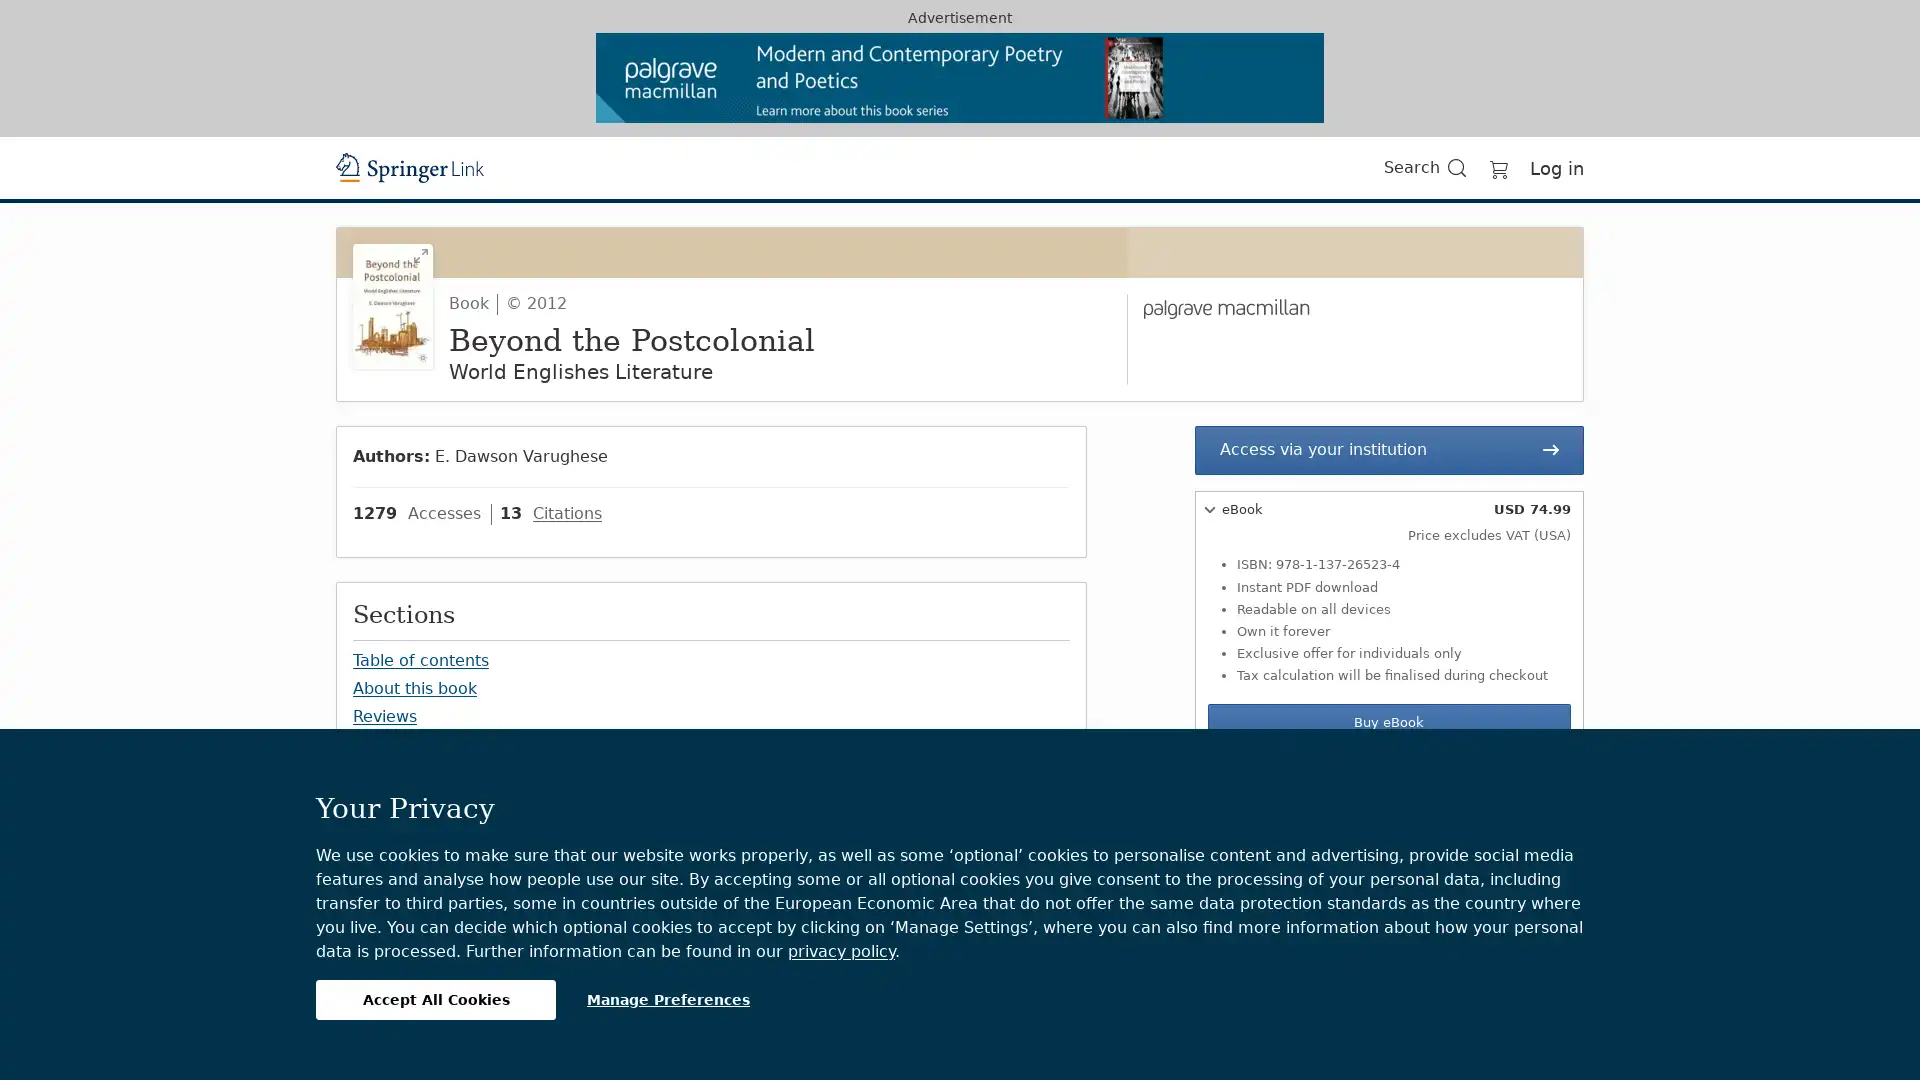  What do you see at coordinates (1387, 722) in the screenshot?
I see `Buy eBook` at bounding box center [1387, 722].